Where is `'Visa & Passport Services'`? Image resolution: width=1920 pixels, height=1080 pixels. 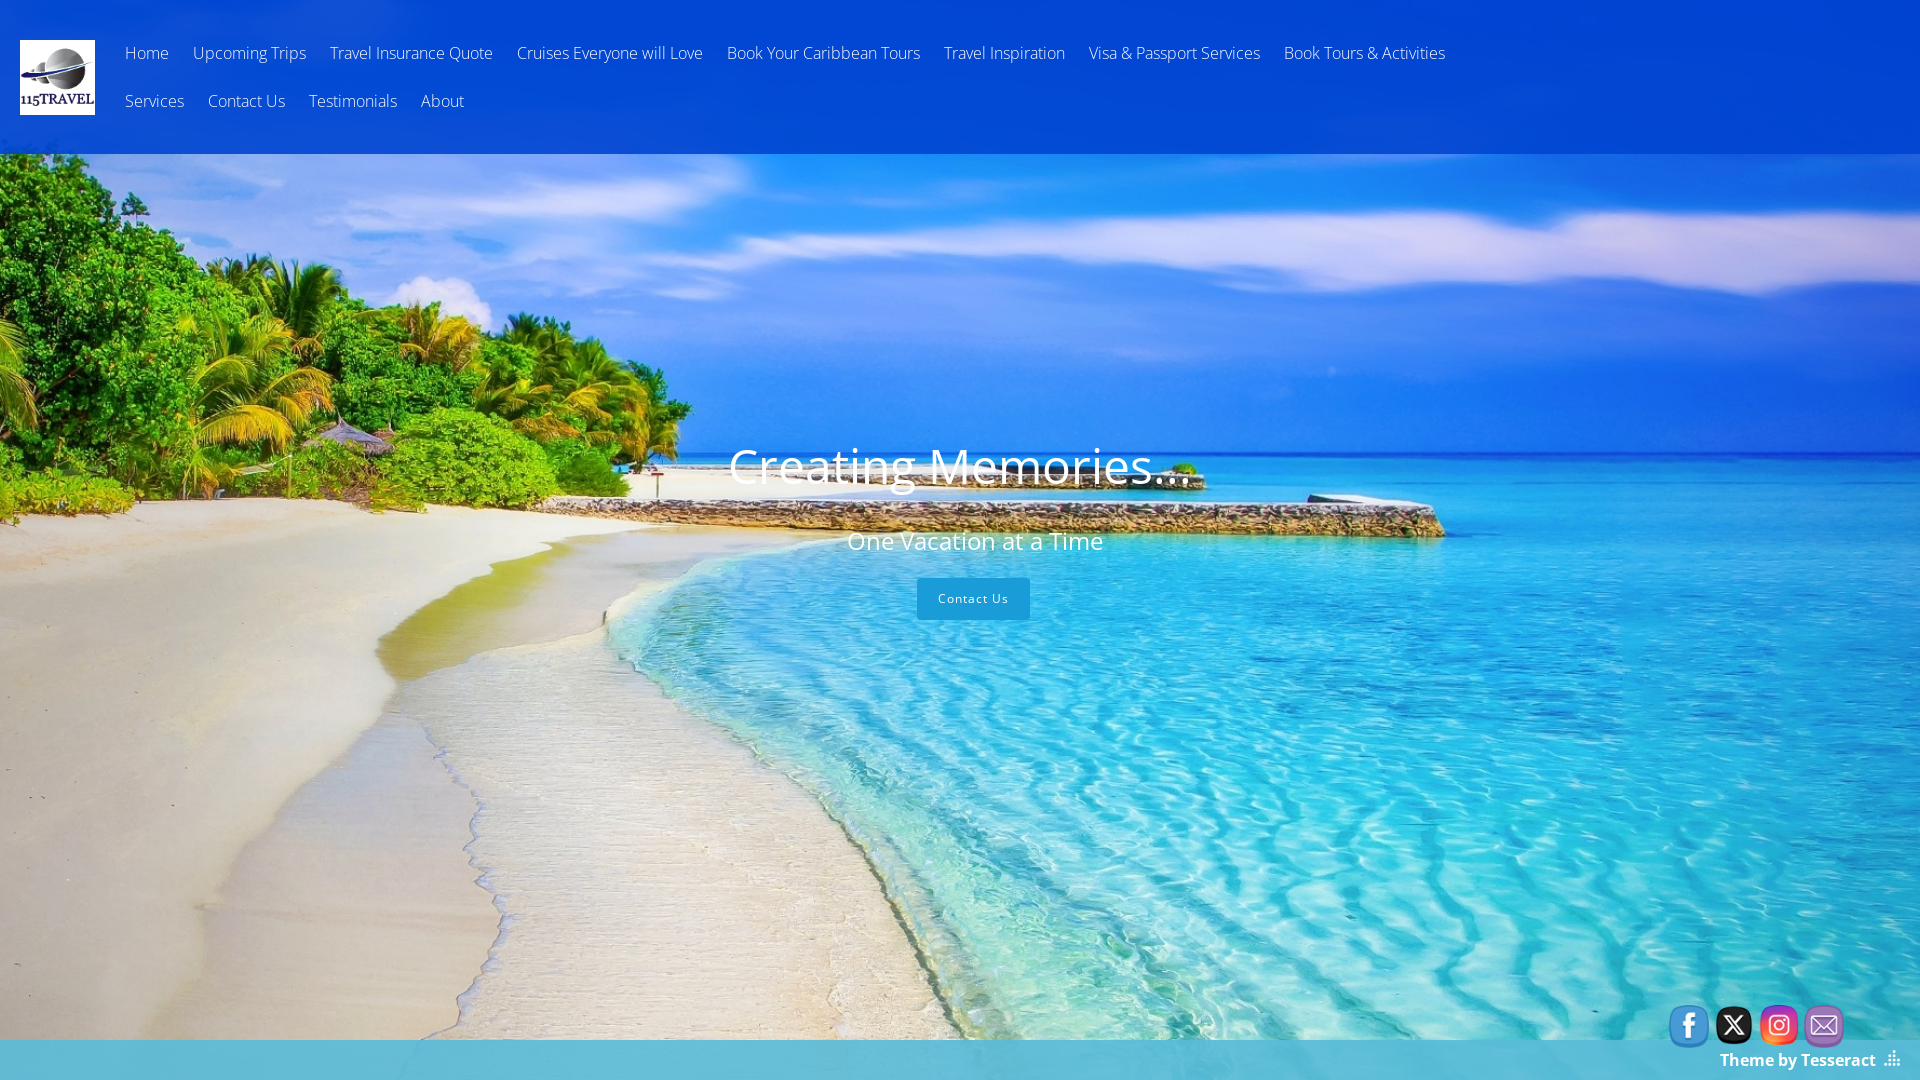
'Visa & Passport Services' is located at coordinates (1174, 52).